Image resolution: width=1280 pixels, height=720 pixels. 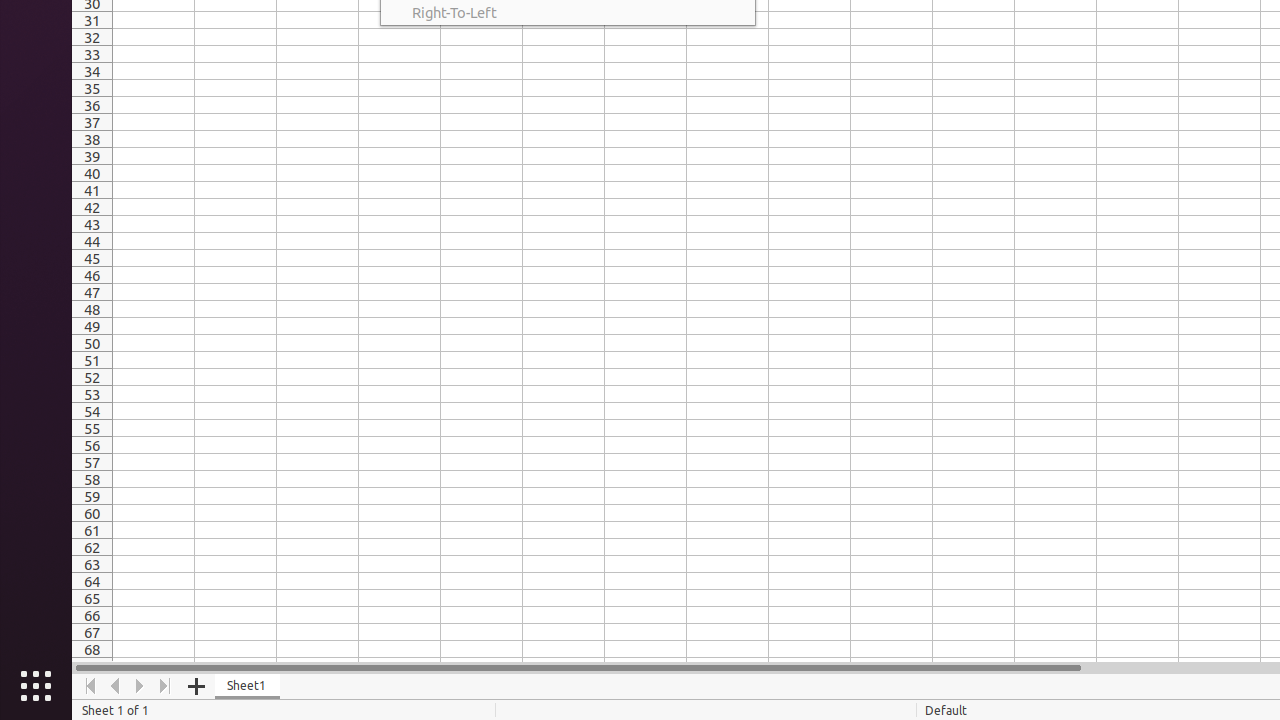 I want to click on 'Right-To-Left', so click(x=566, y=12).